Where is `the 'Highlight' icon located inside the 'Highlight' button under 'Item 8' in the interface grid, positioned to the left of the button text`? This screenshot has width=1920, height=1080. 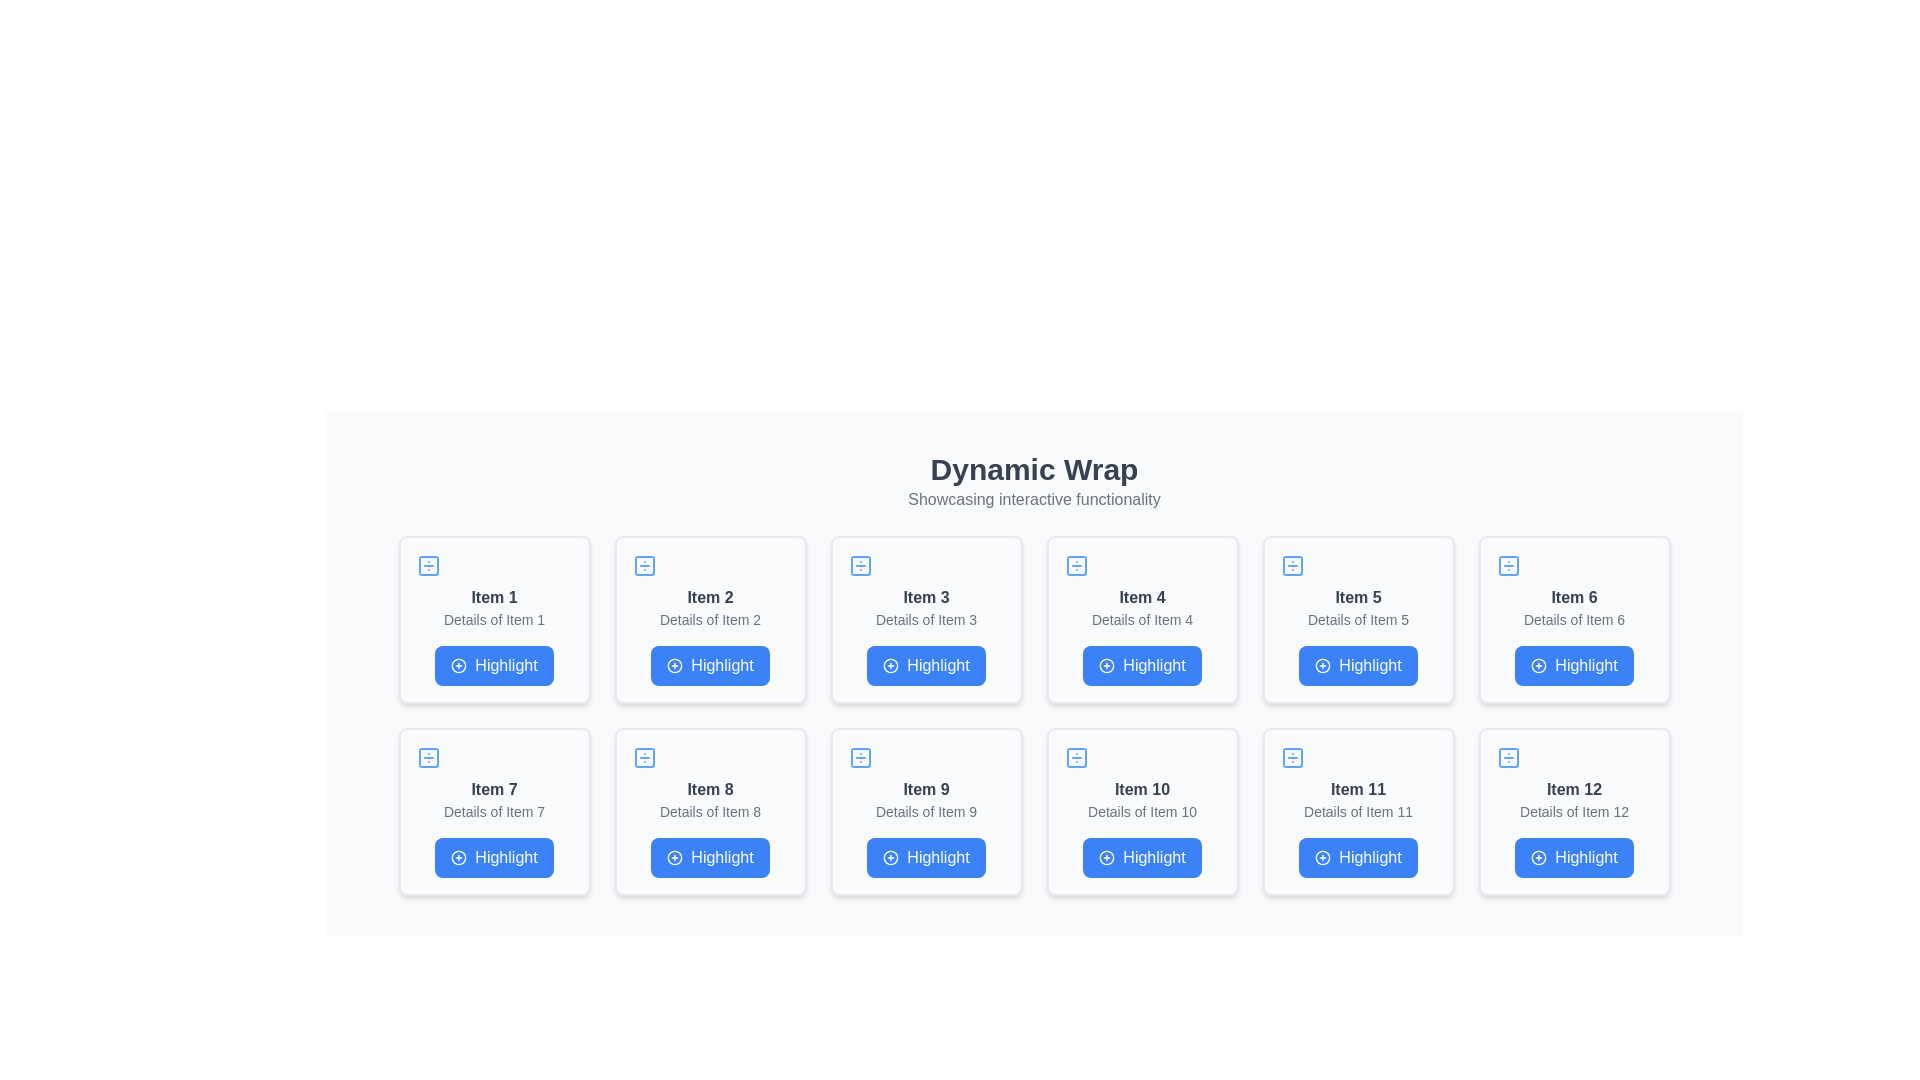 the 'Highlight' icon located inside the 'Highlight' button under 'Item 8' in the interface grid, positioned to the left of the button text is located at coordinates (675, 856).